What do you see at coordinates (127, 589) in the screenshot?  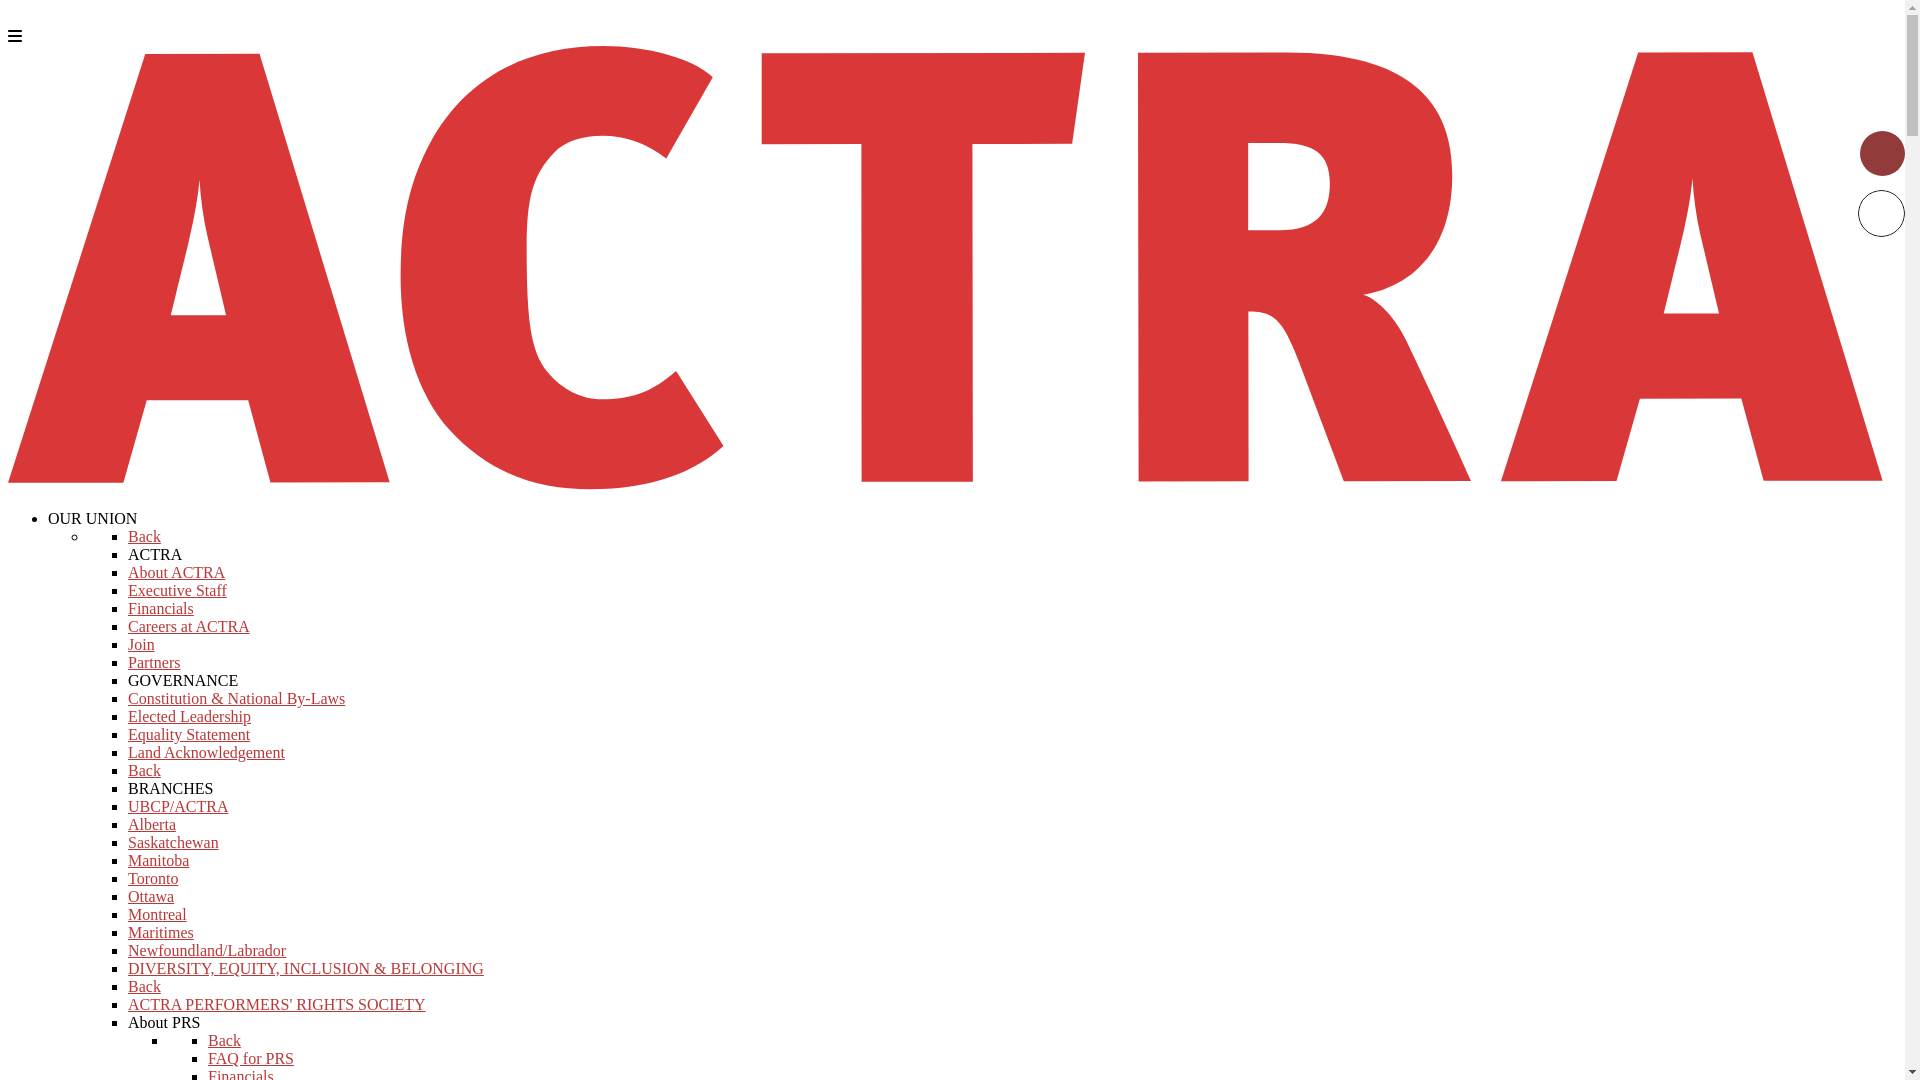 I see `'Executive Staff'` at bounding box center [127, 589].